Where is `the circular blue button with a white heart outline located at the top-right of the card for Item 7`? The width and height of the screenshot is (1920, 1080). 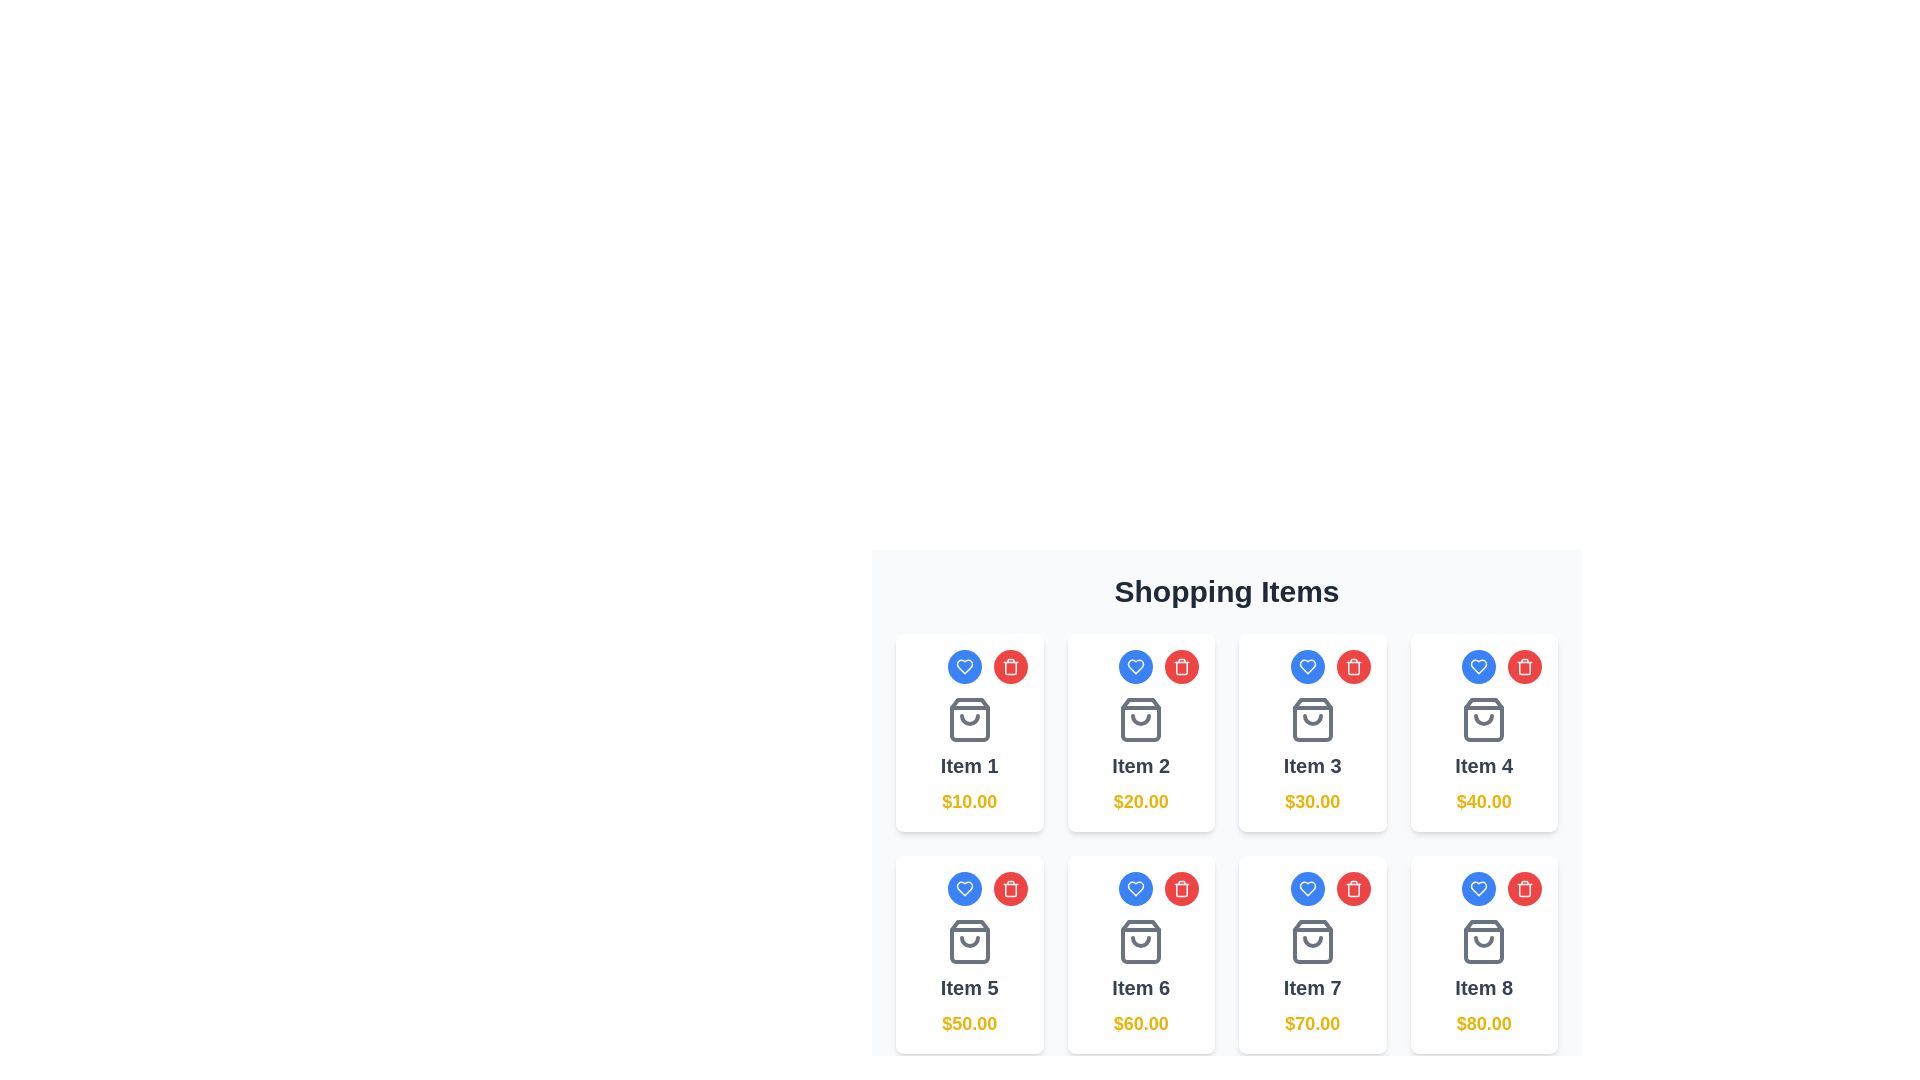 the circular blue button with a white heart outline located at the top-right of the card for Item 7 is located at coordinates (1307, 887).